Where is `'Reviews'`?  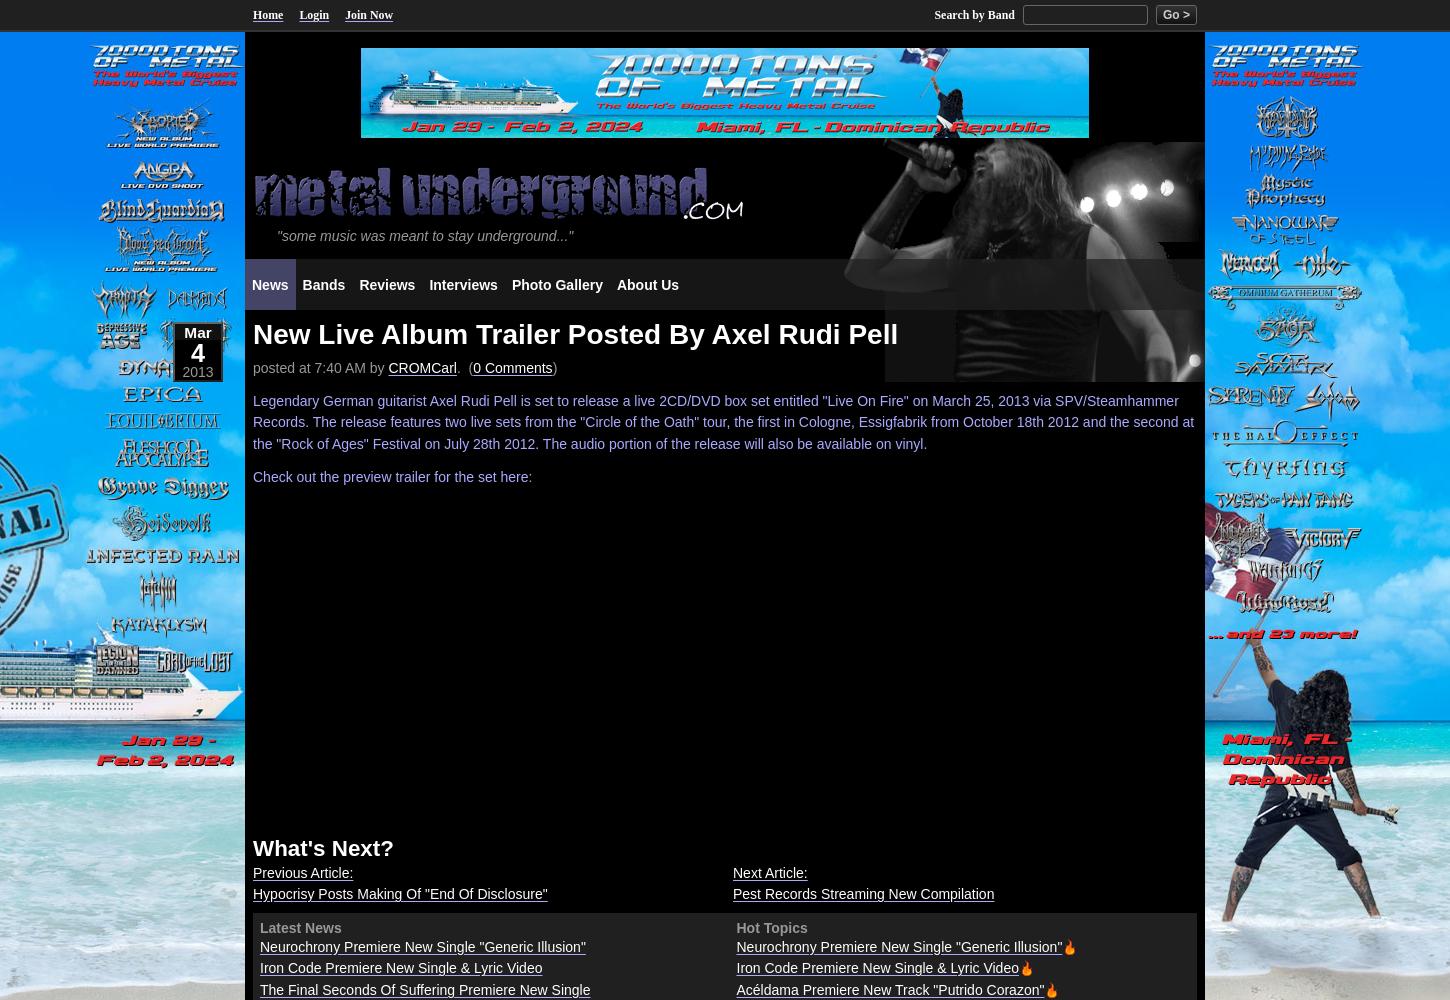 'Reviews' is located at coordinates (386, 284).